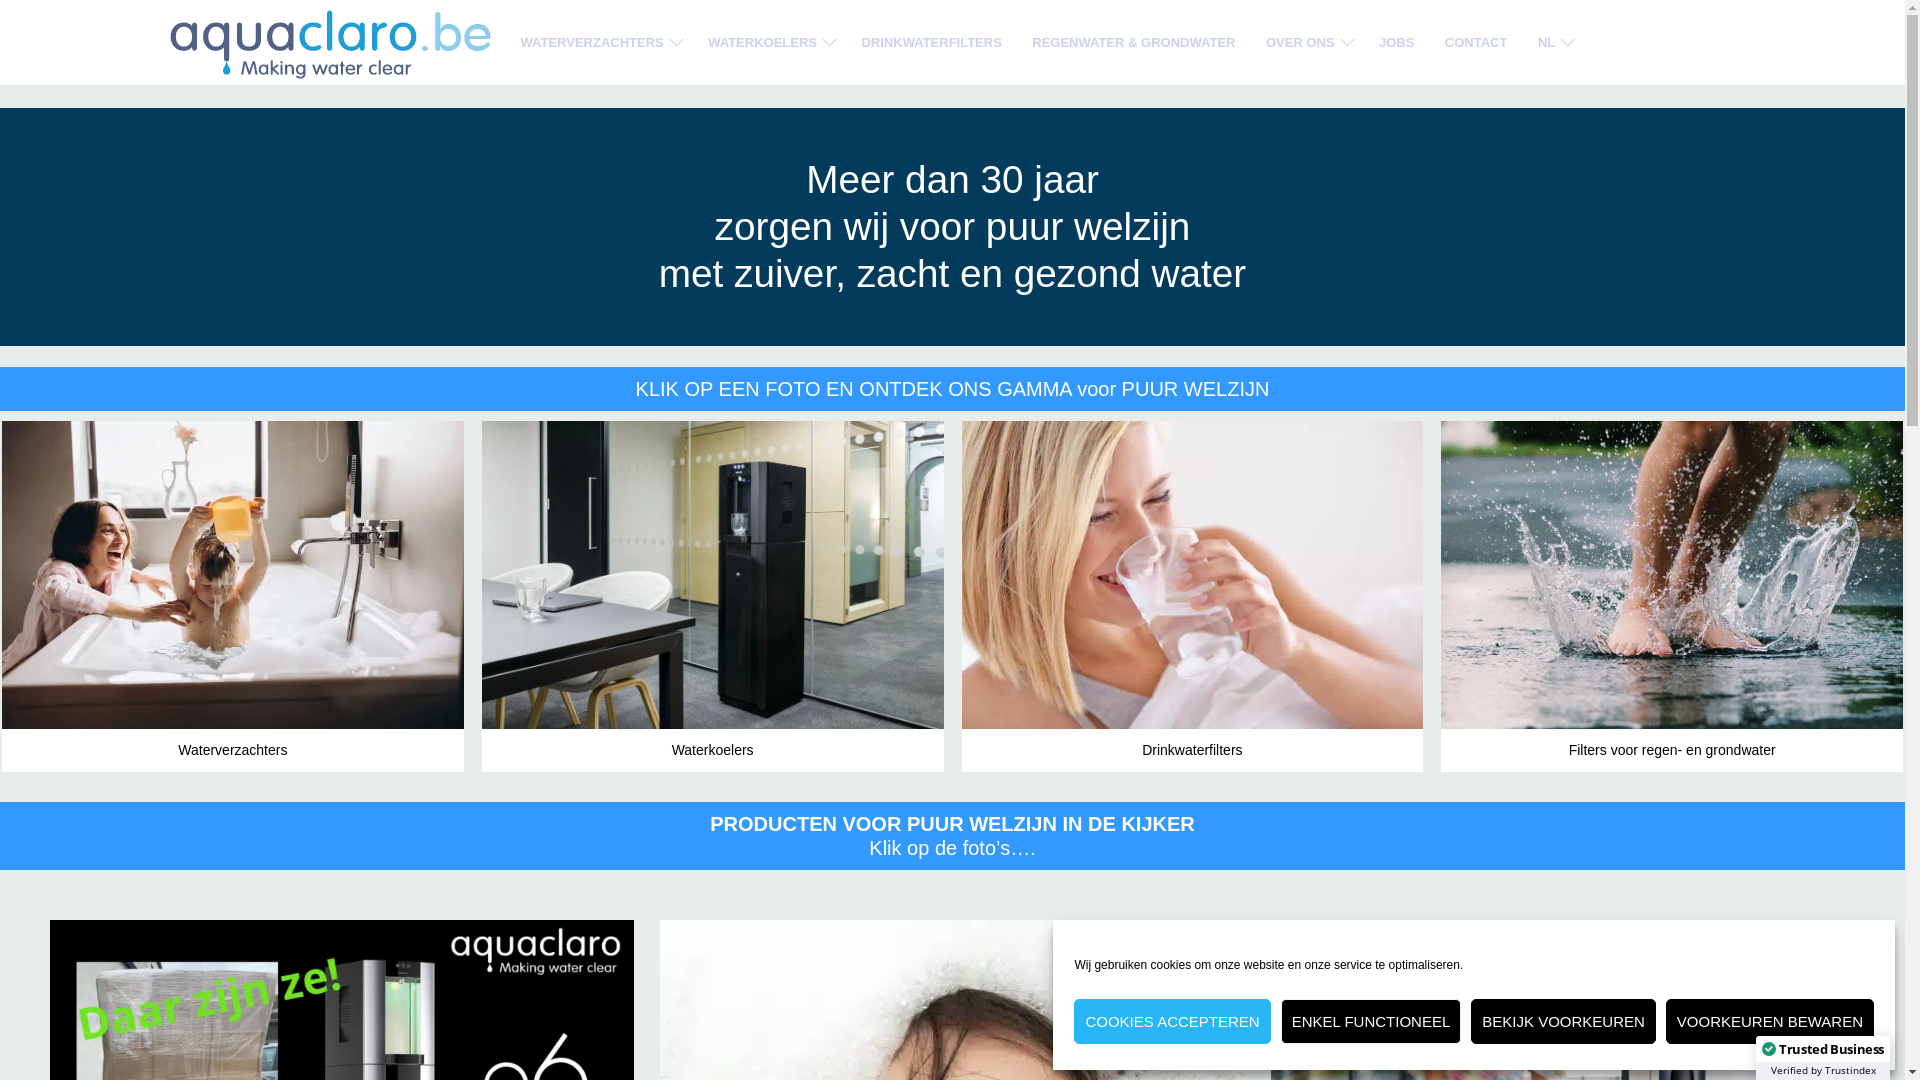  Describe the element at coordinates (930, 42) in the screenshot. I see `'DRINKWATERFILTERS'` at that location.